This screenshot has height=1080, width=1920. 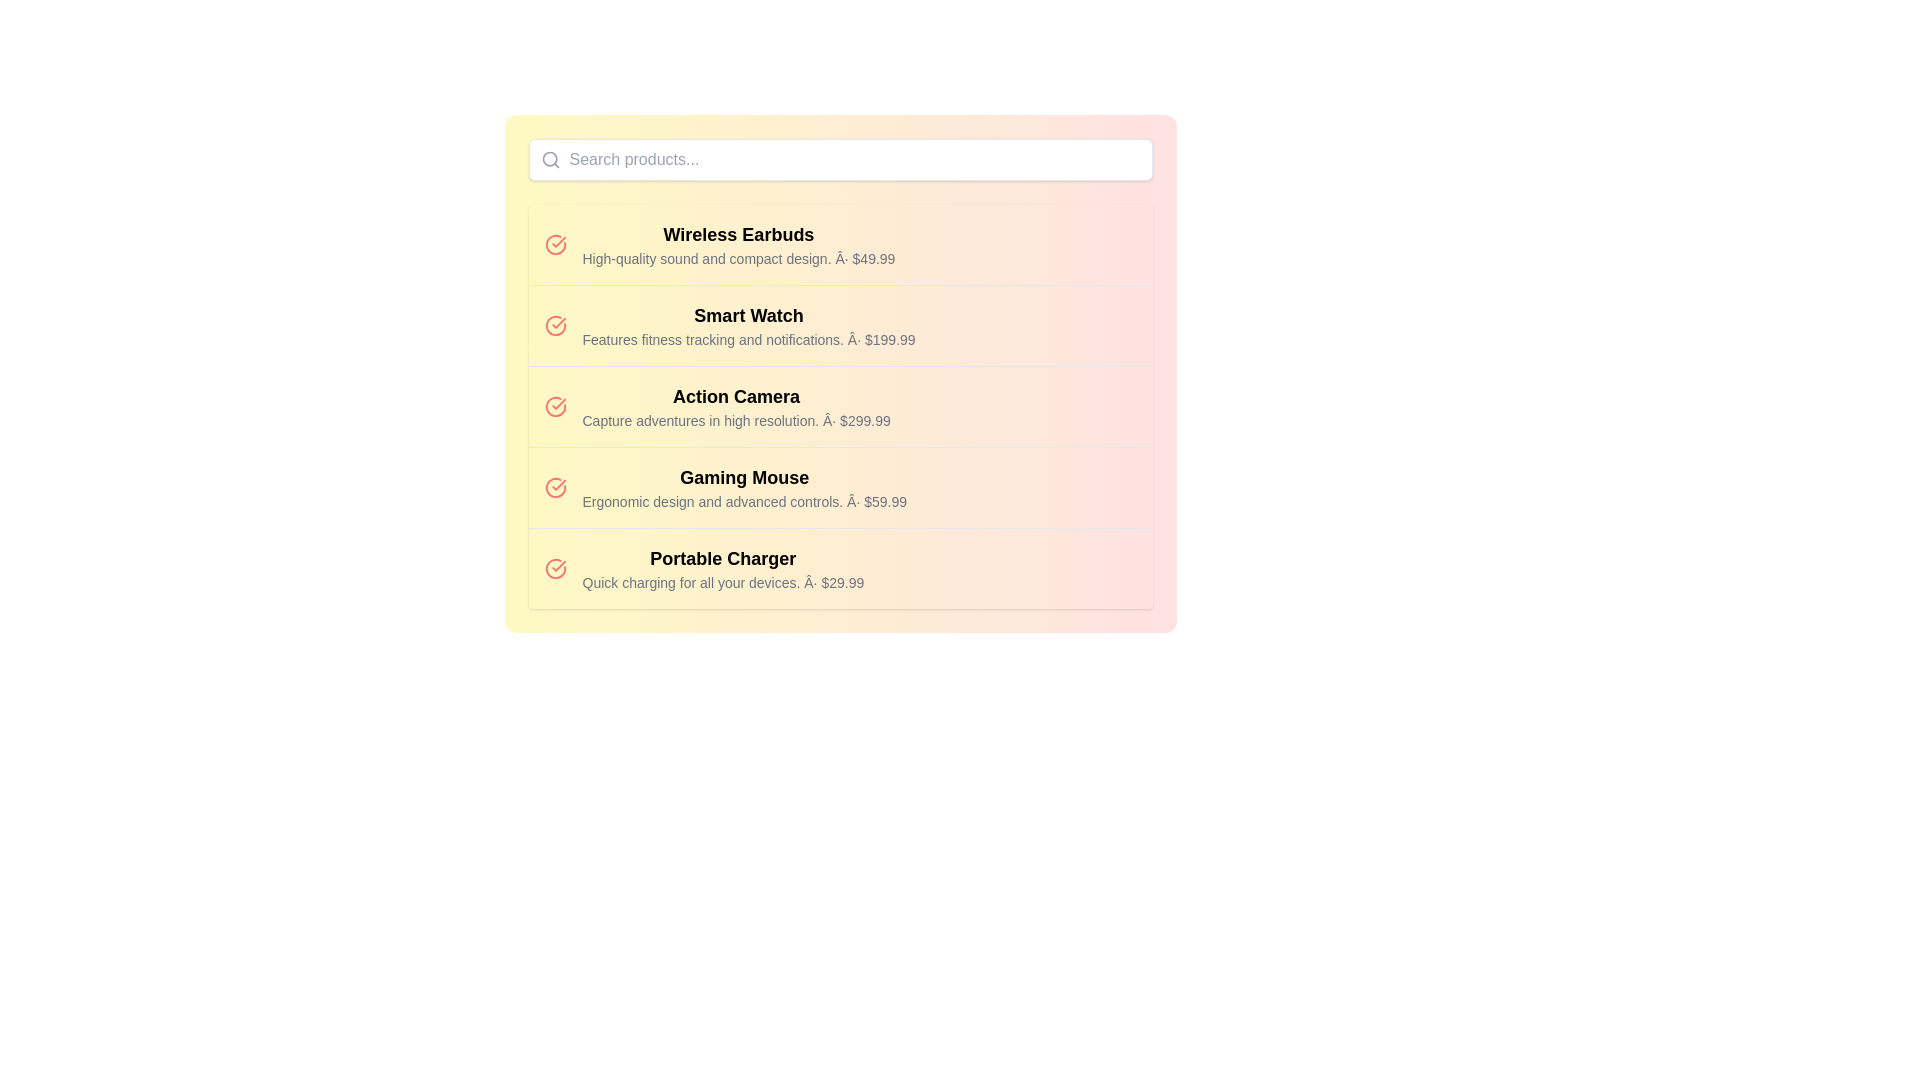 What do you see at coordinates (555, 569) in the screenshot?
I see `the visual indicator icon for the 'Portable Charger' product, located at the far left of the item in the list` at bounding box center [555, 569].